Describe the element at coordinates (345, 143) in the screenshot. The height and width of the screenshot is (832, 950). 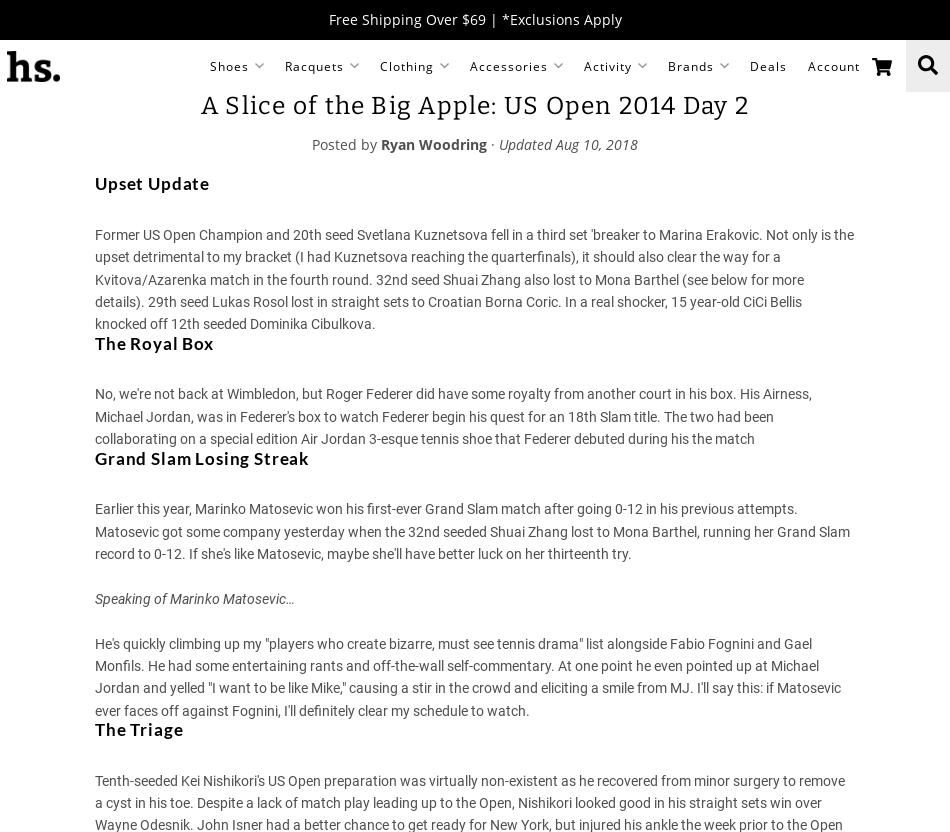
I see `'Posted by'` at that location.